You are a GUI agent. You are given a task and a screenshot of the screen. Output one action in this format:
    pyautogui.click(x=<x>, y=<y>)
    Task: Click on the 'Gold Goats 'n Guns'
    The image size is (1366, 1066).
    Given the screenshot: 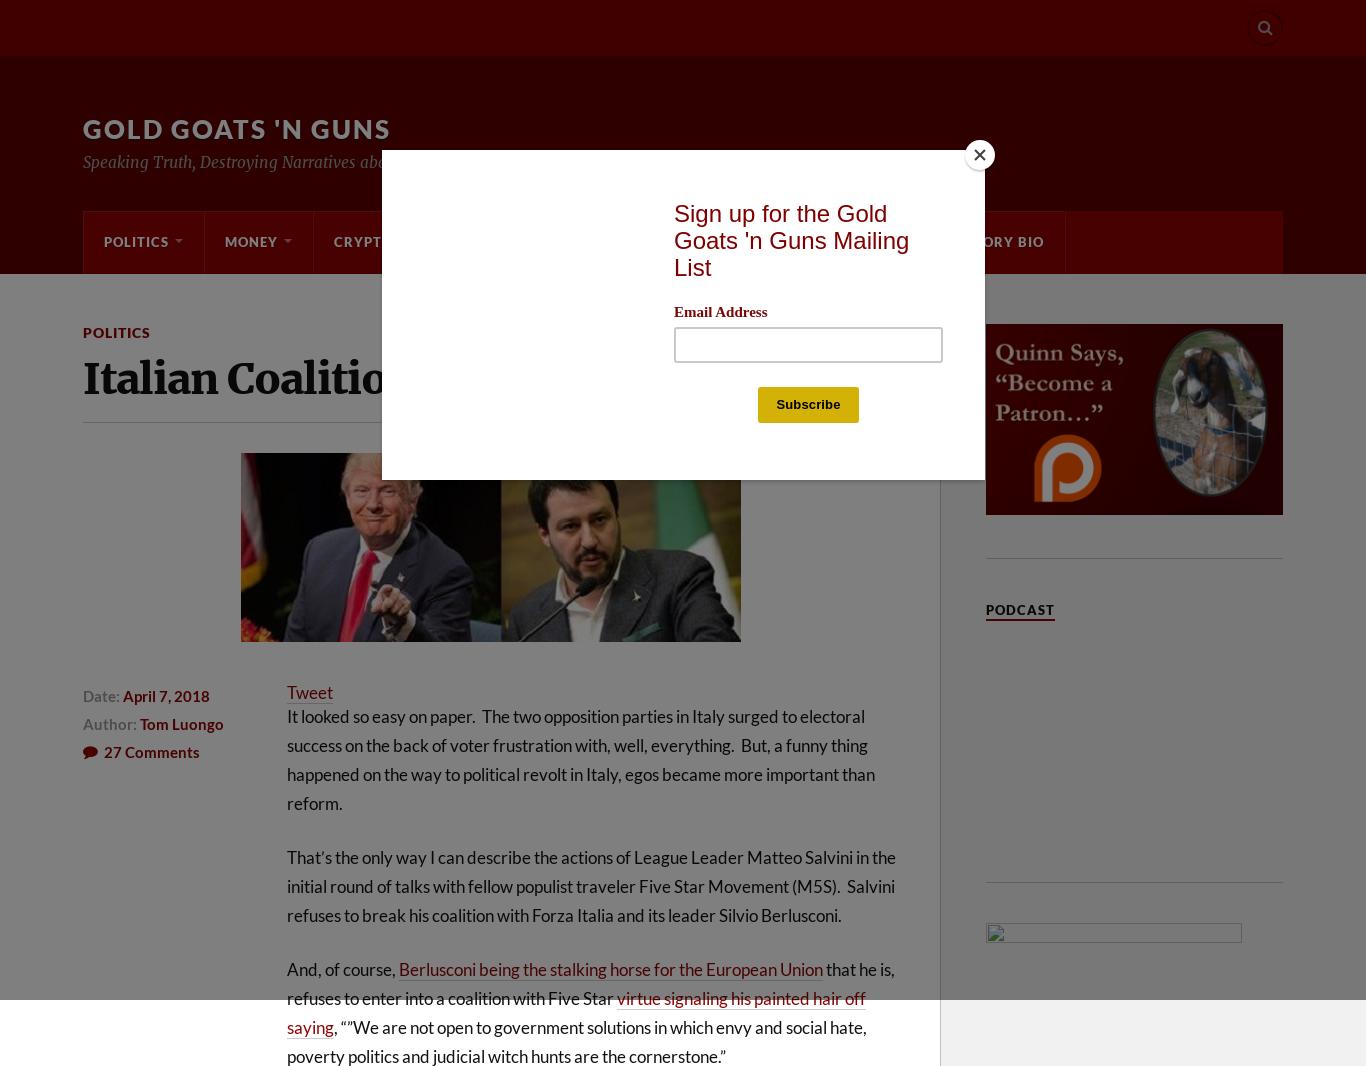 What is the action you would take?
    pyautogui.click(x=237, y=127)
    